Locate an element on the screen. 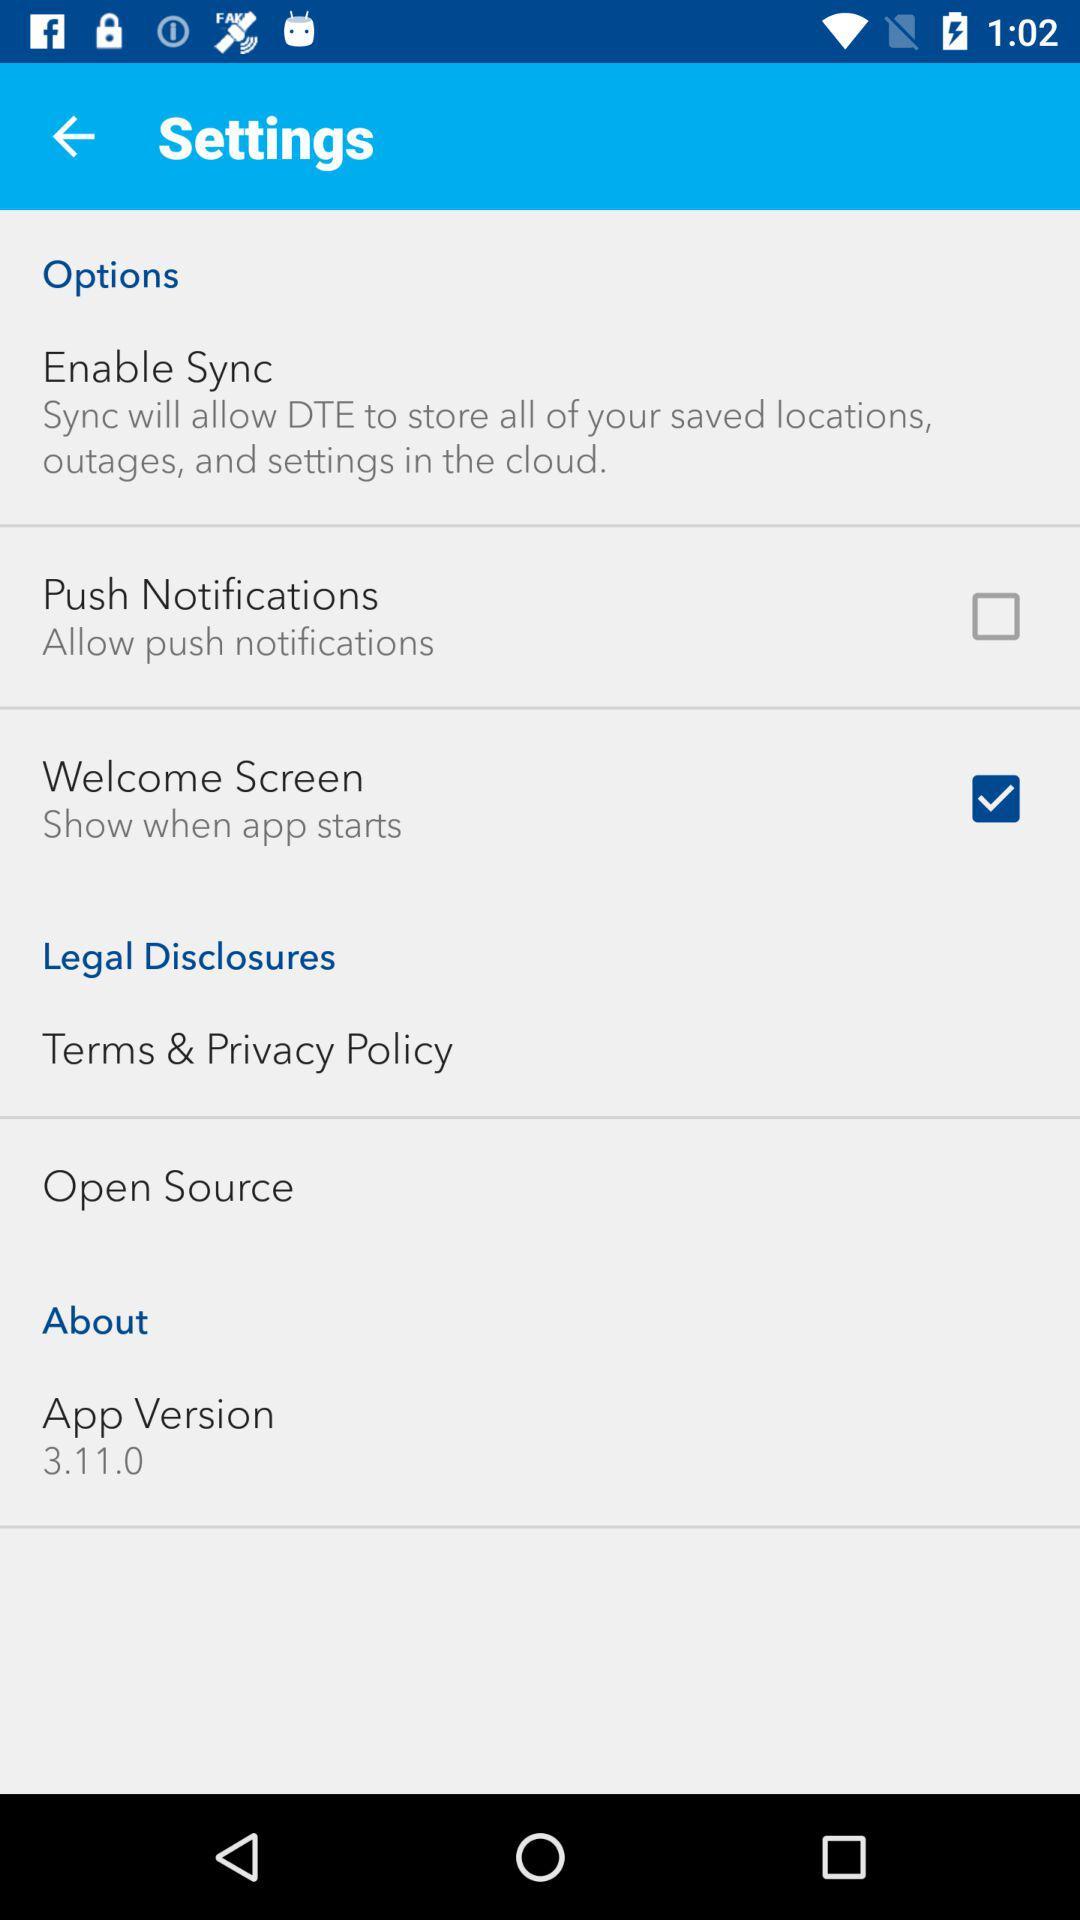 The width and height of the screenshot is (1080, 1920). icon above show when app icon is located at coordinates (203, 775).